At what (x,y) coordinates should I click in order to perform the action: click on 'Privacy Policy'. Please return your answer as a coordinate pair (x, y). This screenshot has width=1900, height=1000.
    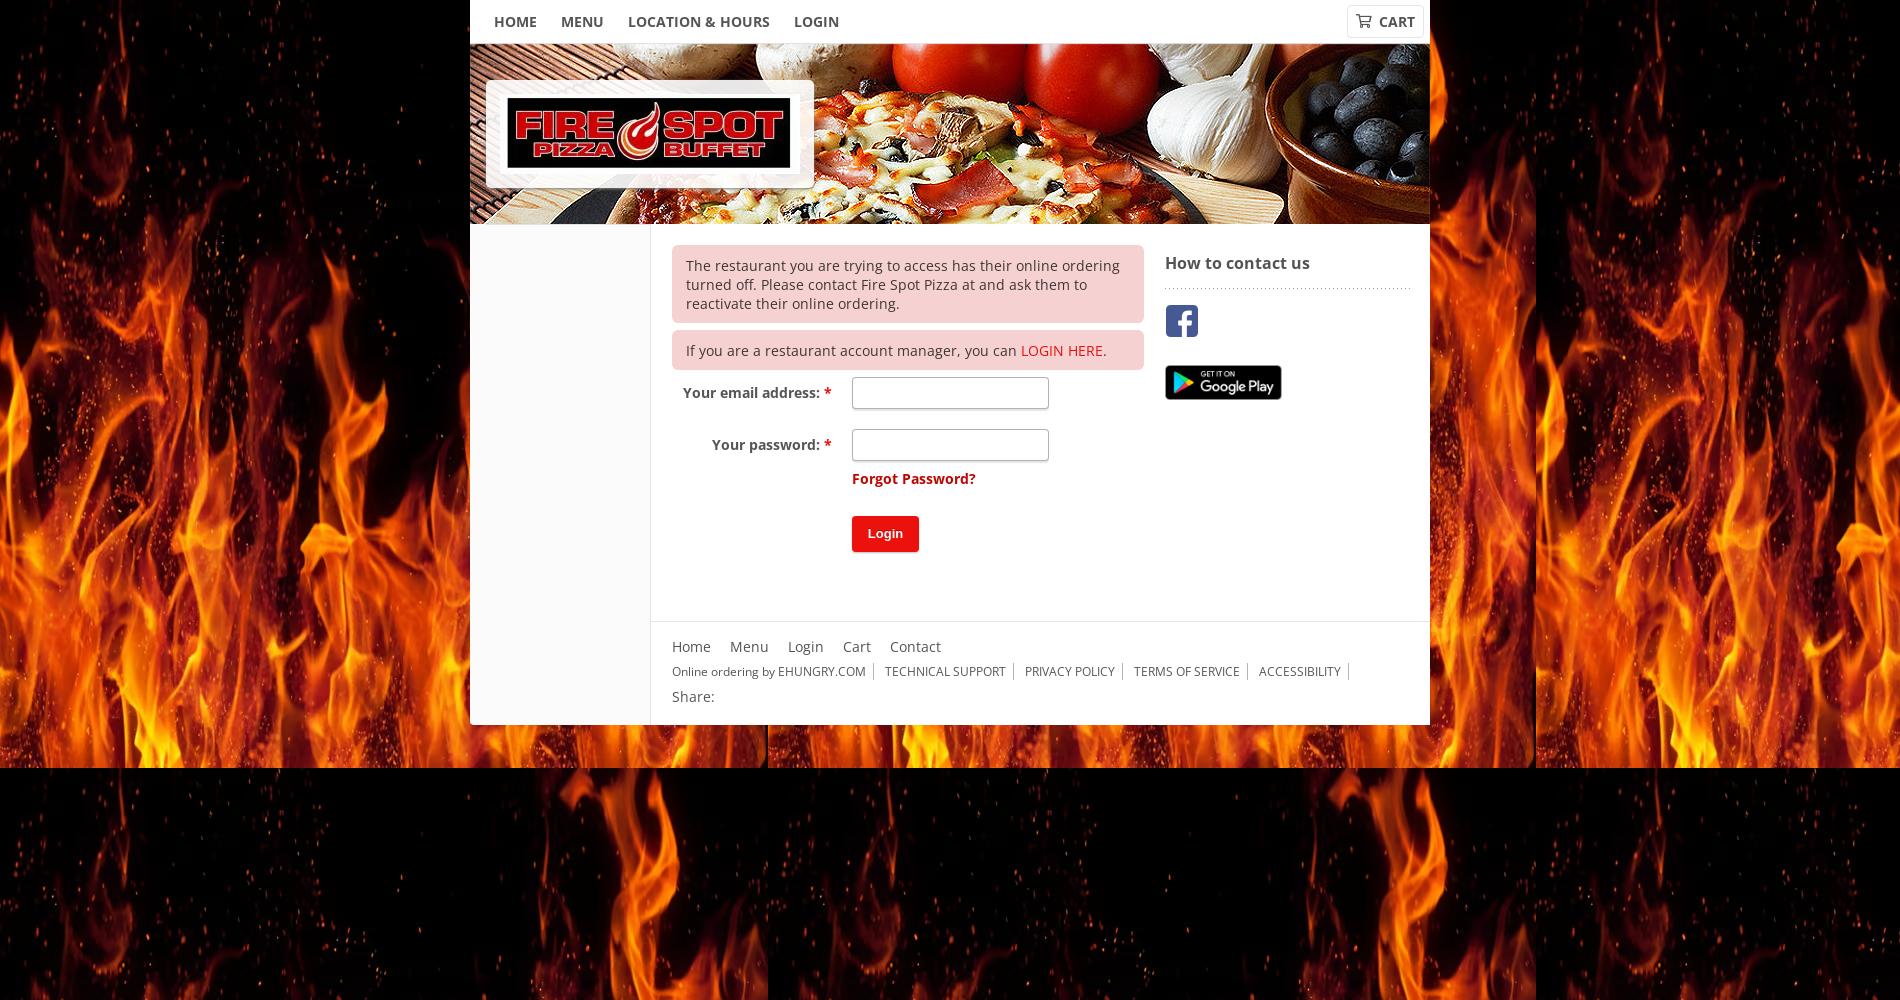
    Looking at the image, I should click on (1068, 671).